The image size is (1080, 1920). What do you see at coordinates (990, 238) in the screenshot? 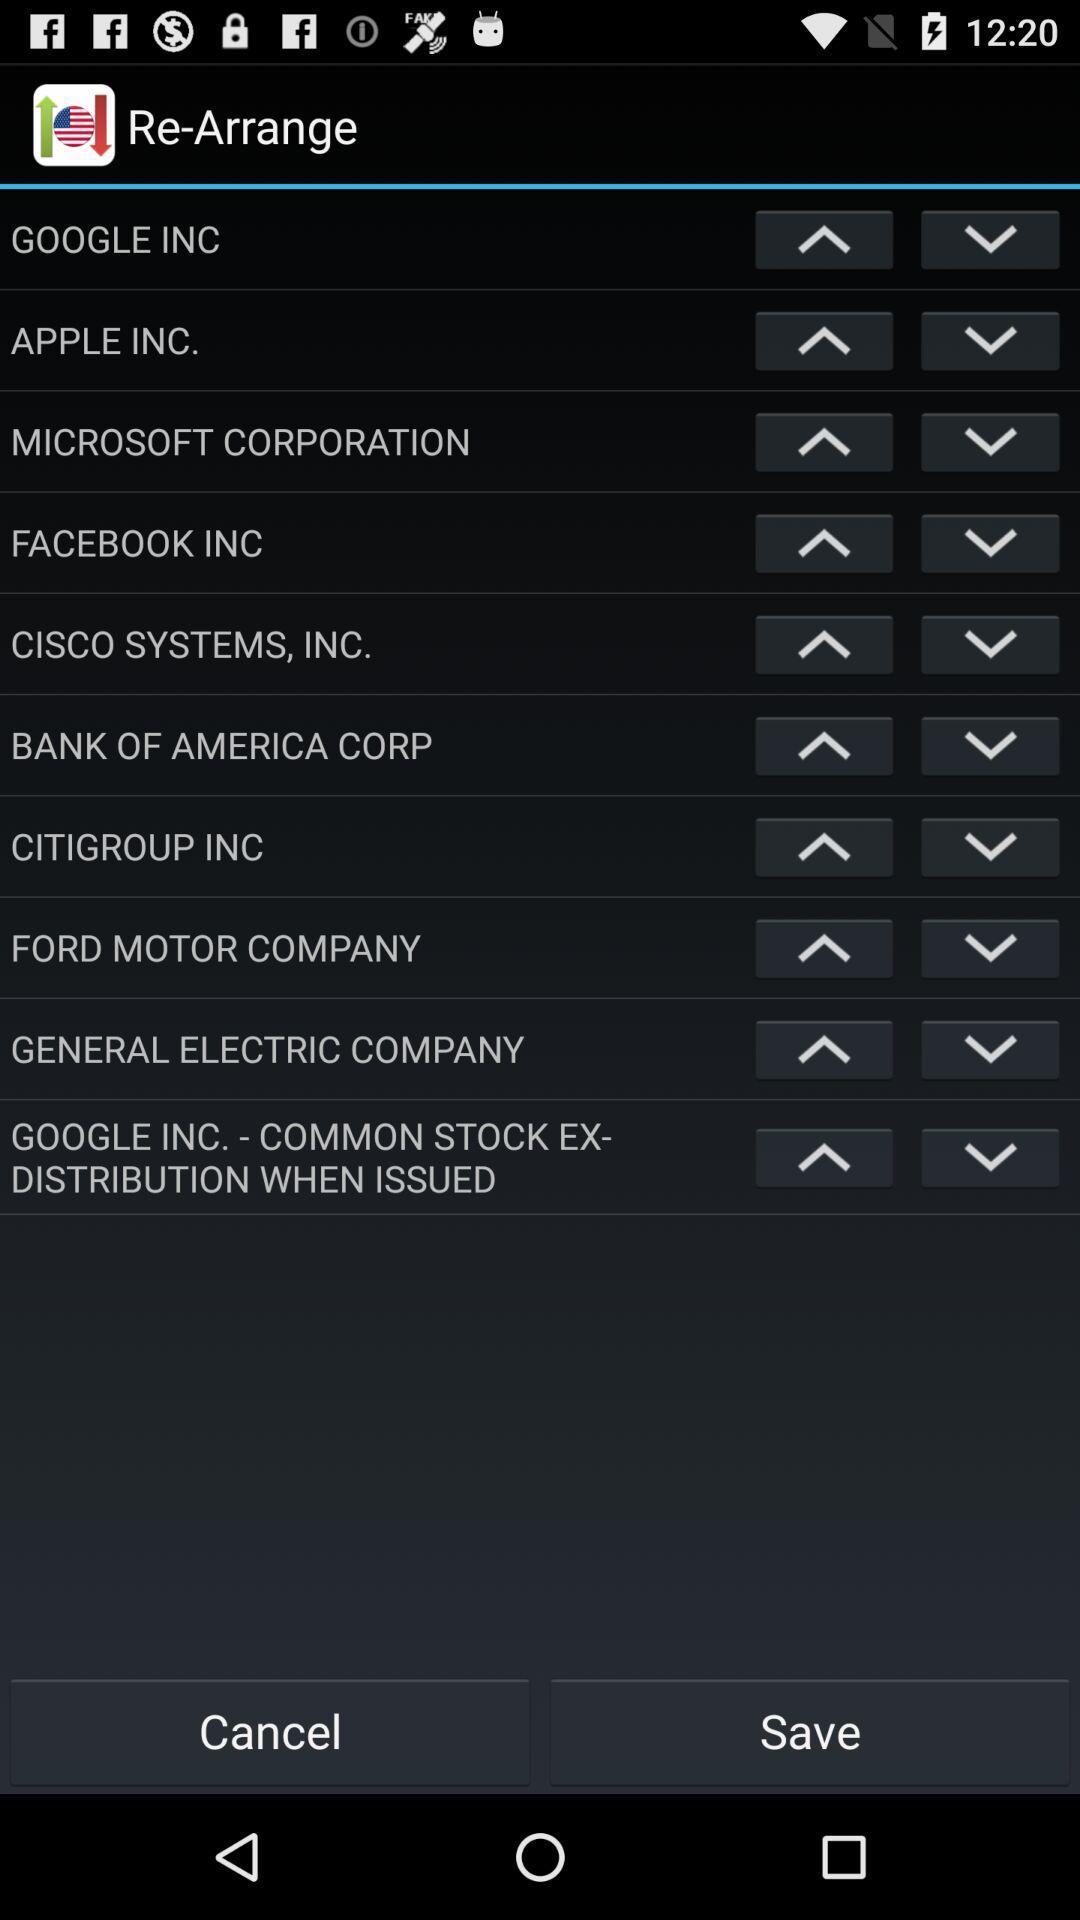
I see `down` at bounding box center [990, 238].